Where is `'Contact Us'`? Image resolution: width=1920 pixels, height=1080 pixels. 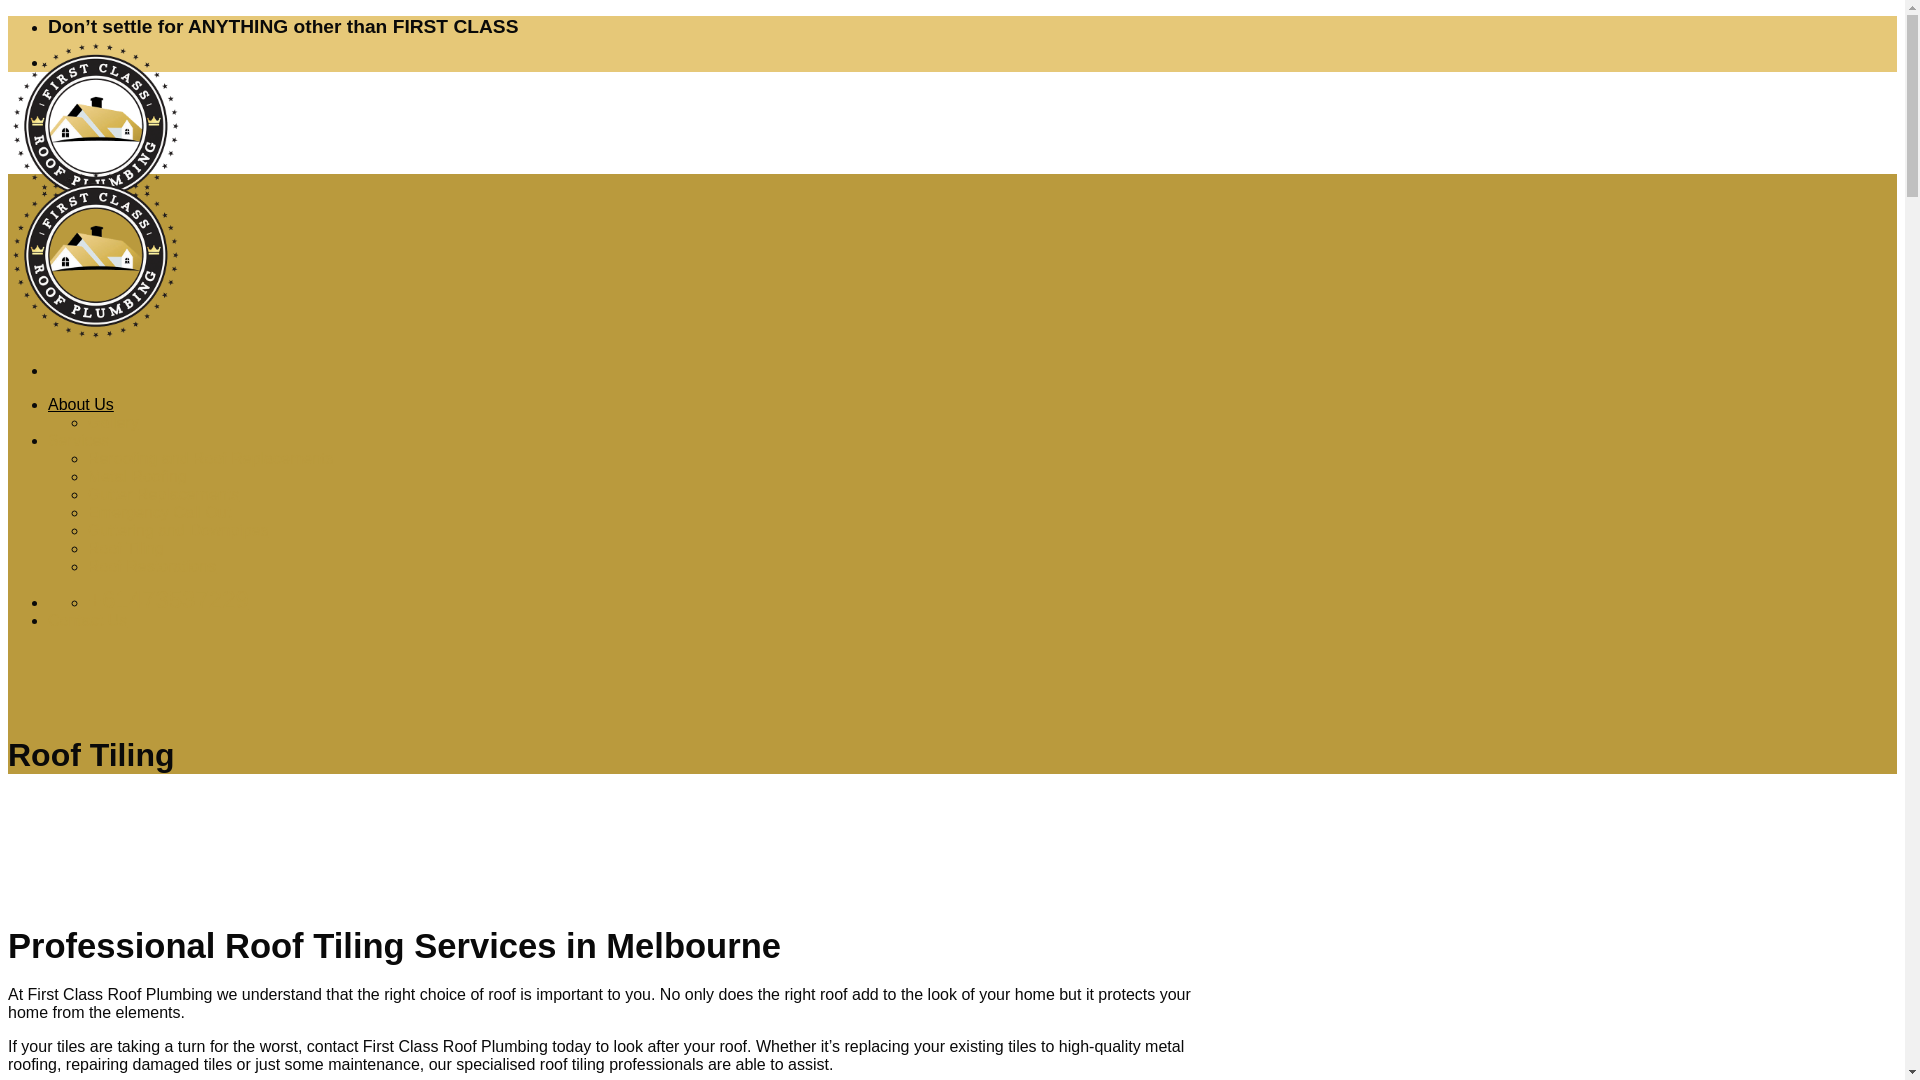 'Contact Us' is located at coordinates (86, 619).